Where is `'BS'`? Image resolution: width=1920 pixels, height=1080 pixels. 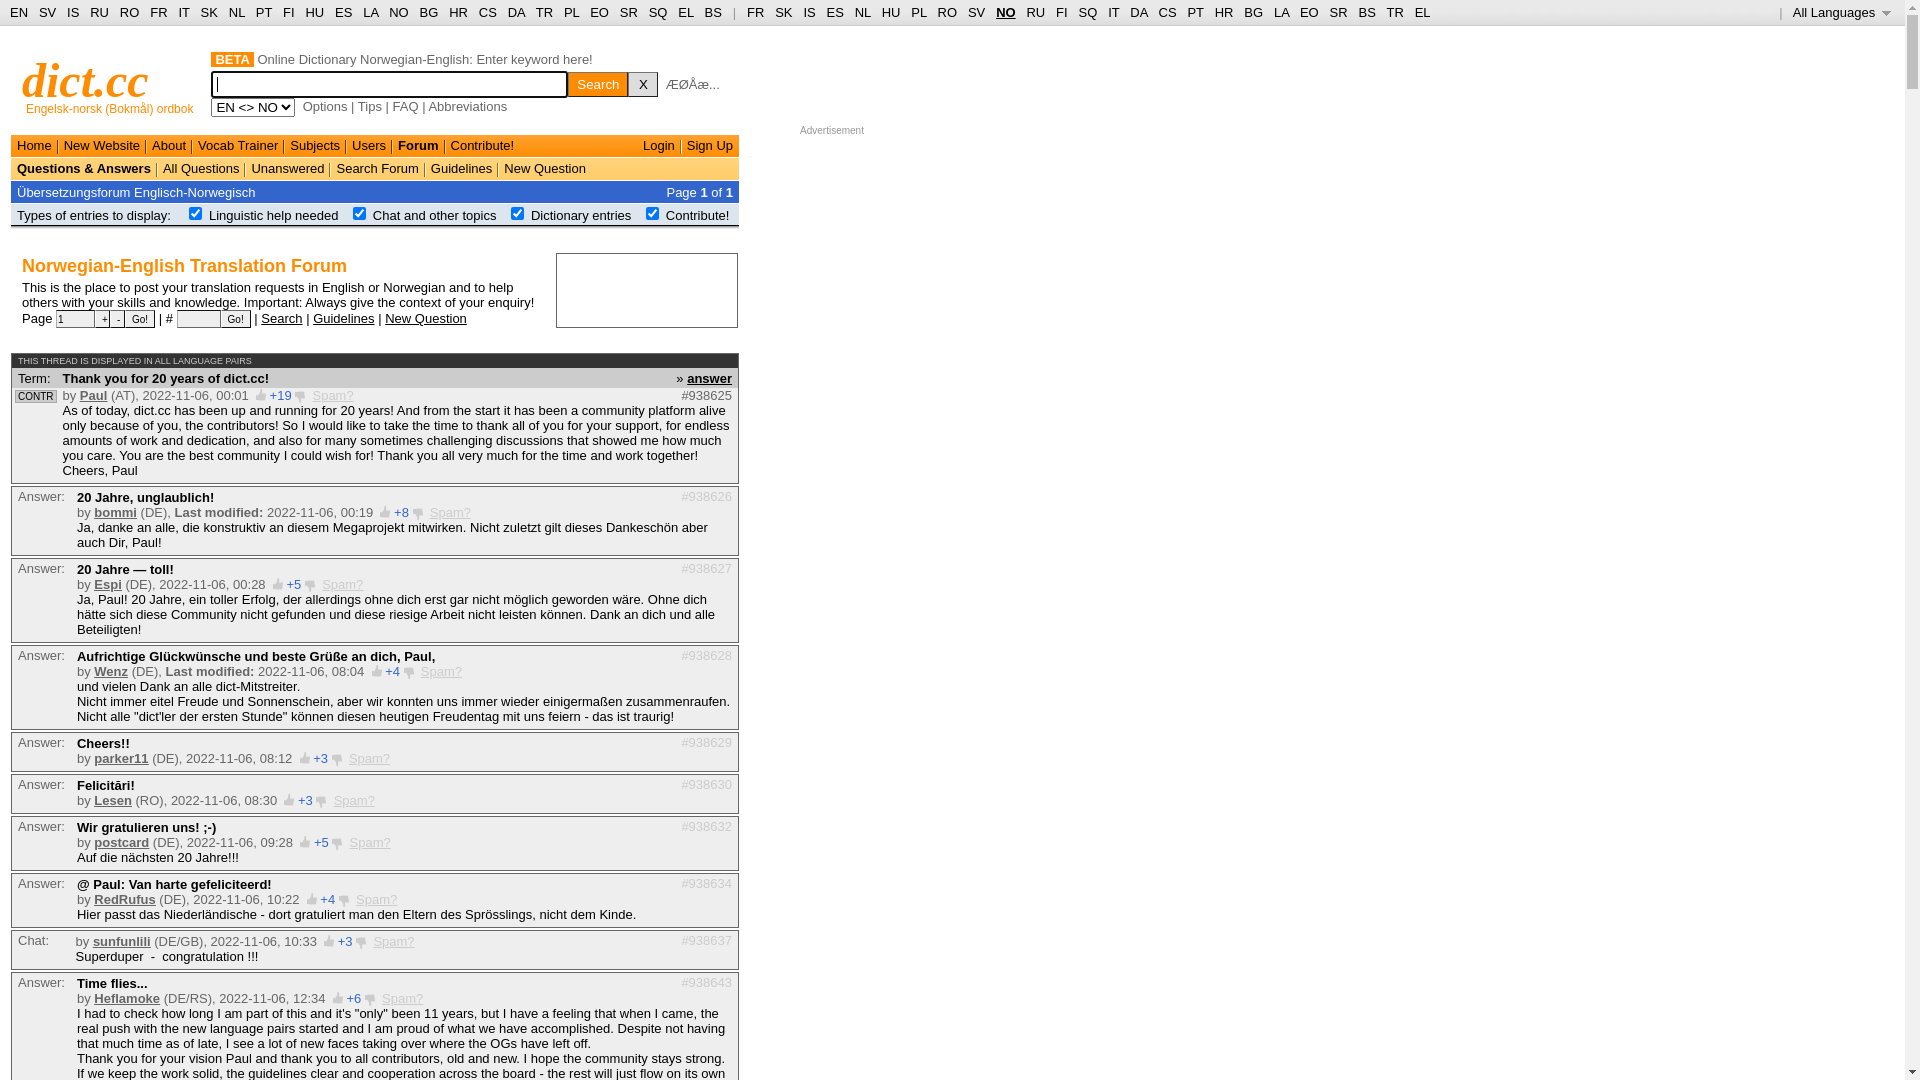 'BS' is located at coordinates (705, 12).